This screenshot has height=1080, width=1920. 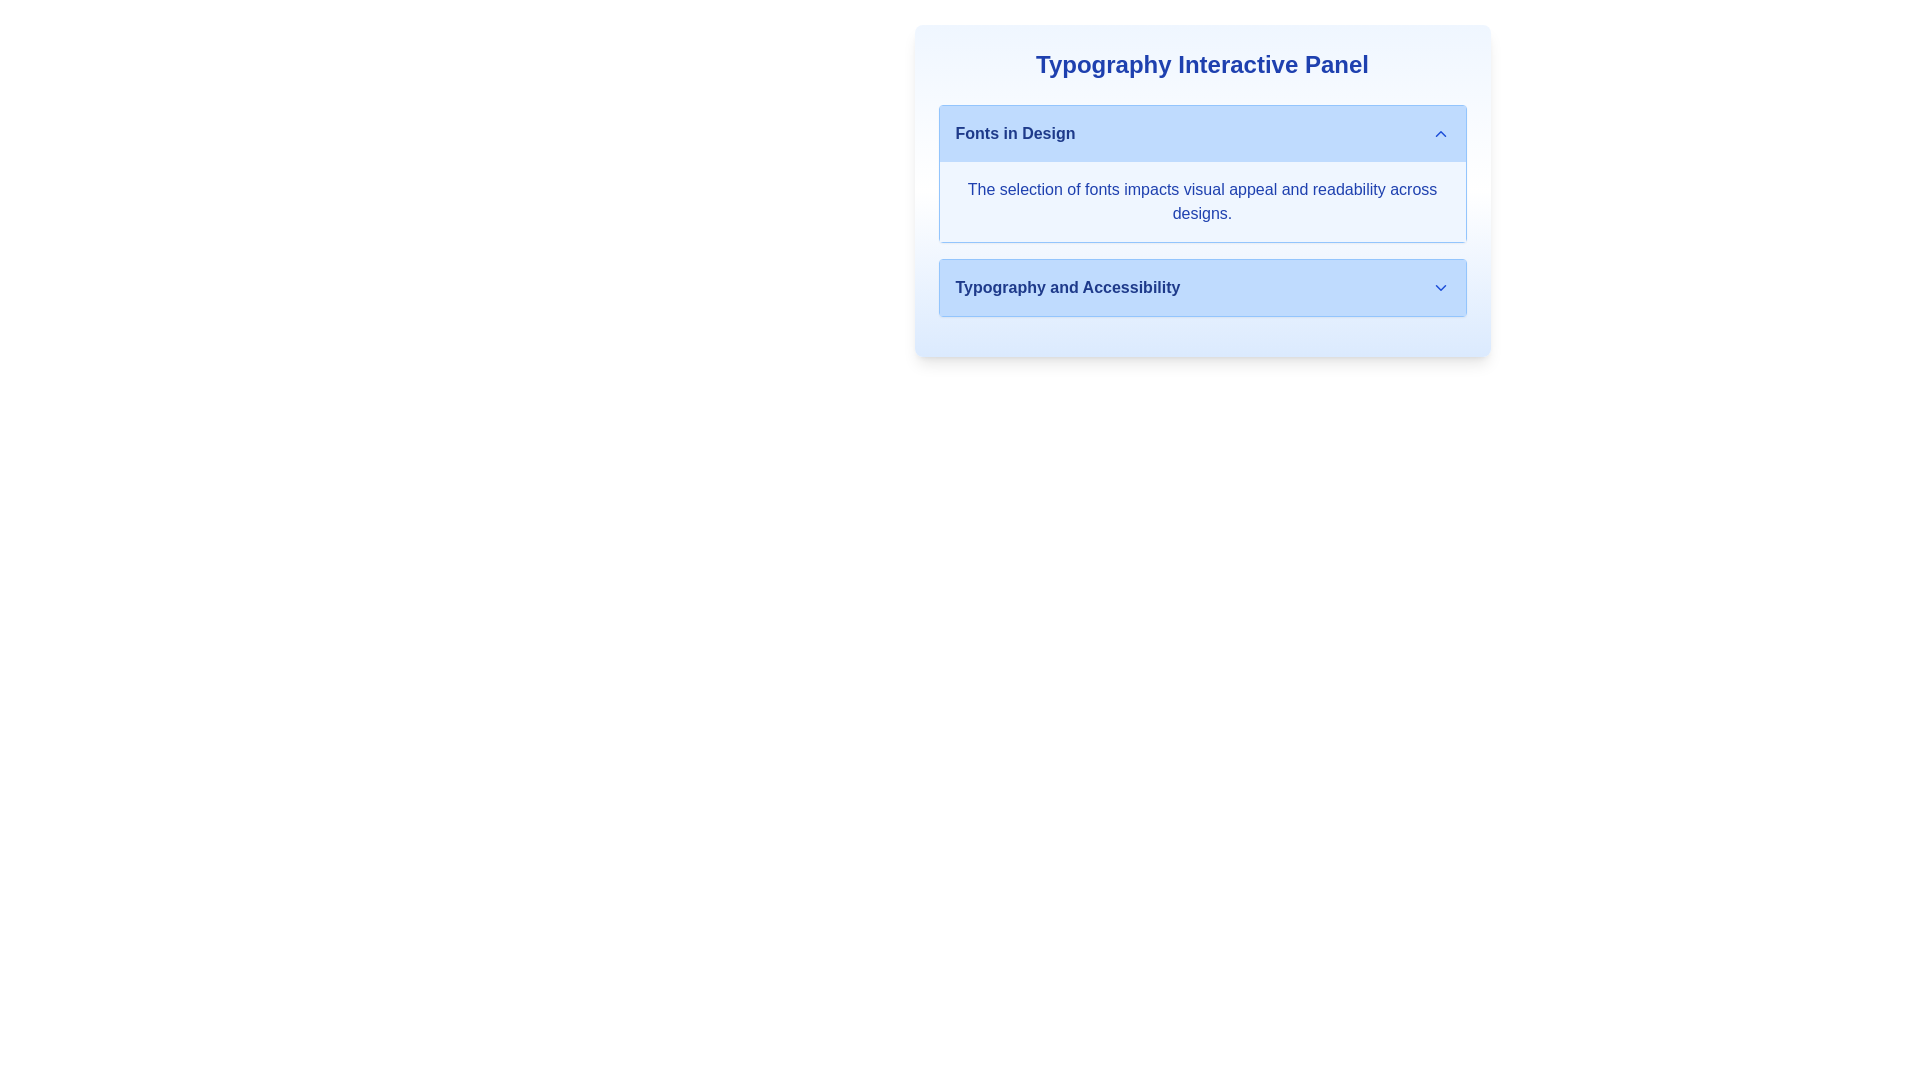 What do you see at coordinates (1440, 288) in the screenshot?
I see `the blue downward-pointing chevron icon located to the far right of the 'Typography and Accessibility' button` at bounding box center [1440, 288].